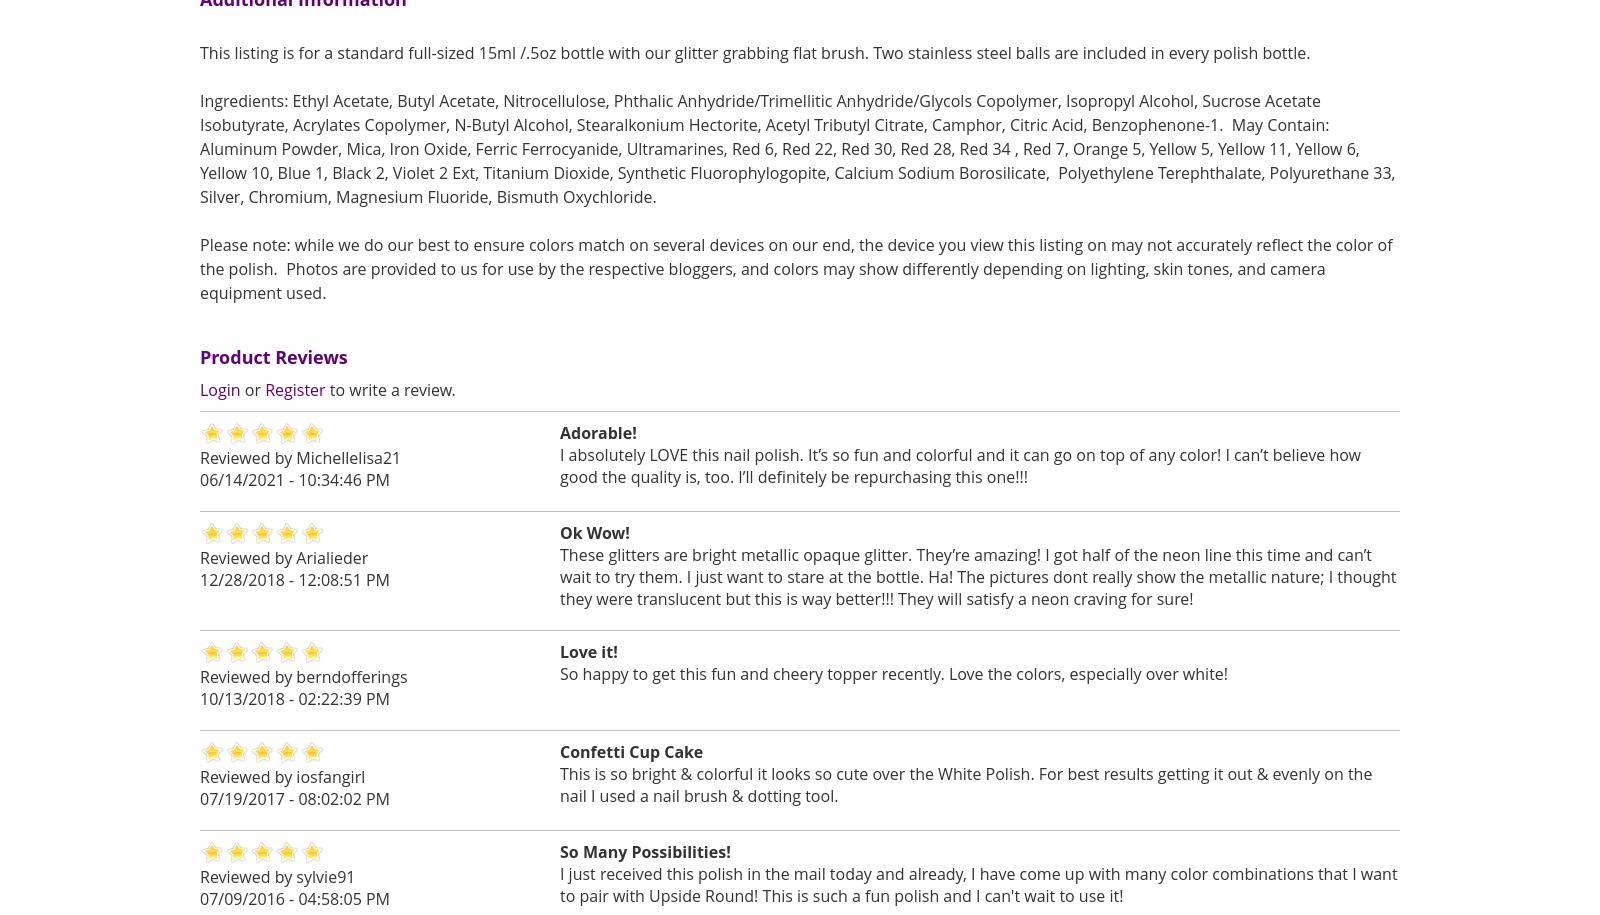  What do you see at coordinates (977, 574) in the screenshot?
I see `'These glitters are bright metallic opaque glitter. They’re amazing! I got half of the neon line this time and can’t wait to try them. I just want to stare at the bottle. Ha! The pictures dont really show the metallic nature; I thought they were translucent but this is way better!!! They will satisfy a neon craving for sure!'` at bounding box center [977, 574].